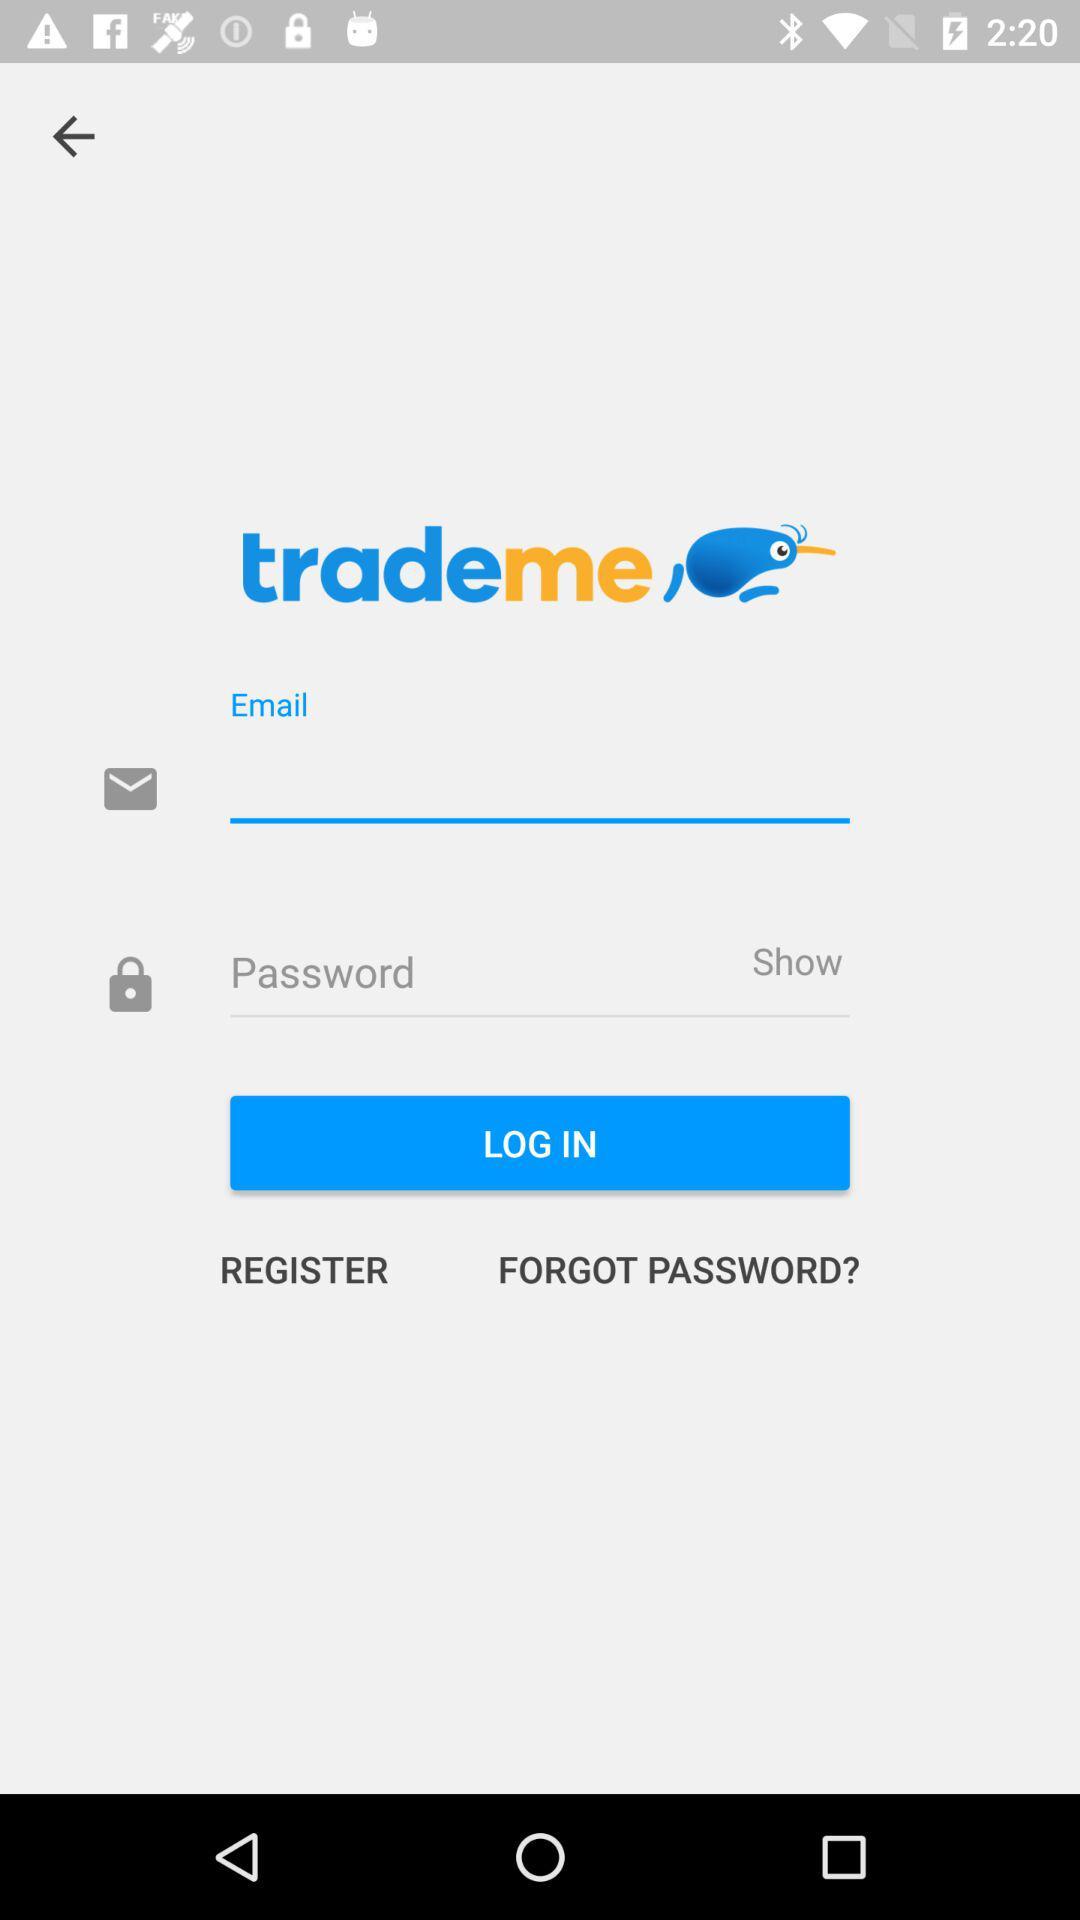 The height and width of the screenshot is (1920, 1080). I want to click on item above the register icon, so click(540, 1142).